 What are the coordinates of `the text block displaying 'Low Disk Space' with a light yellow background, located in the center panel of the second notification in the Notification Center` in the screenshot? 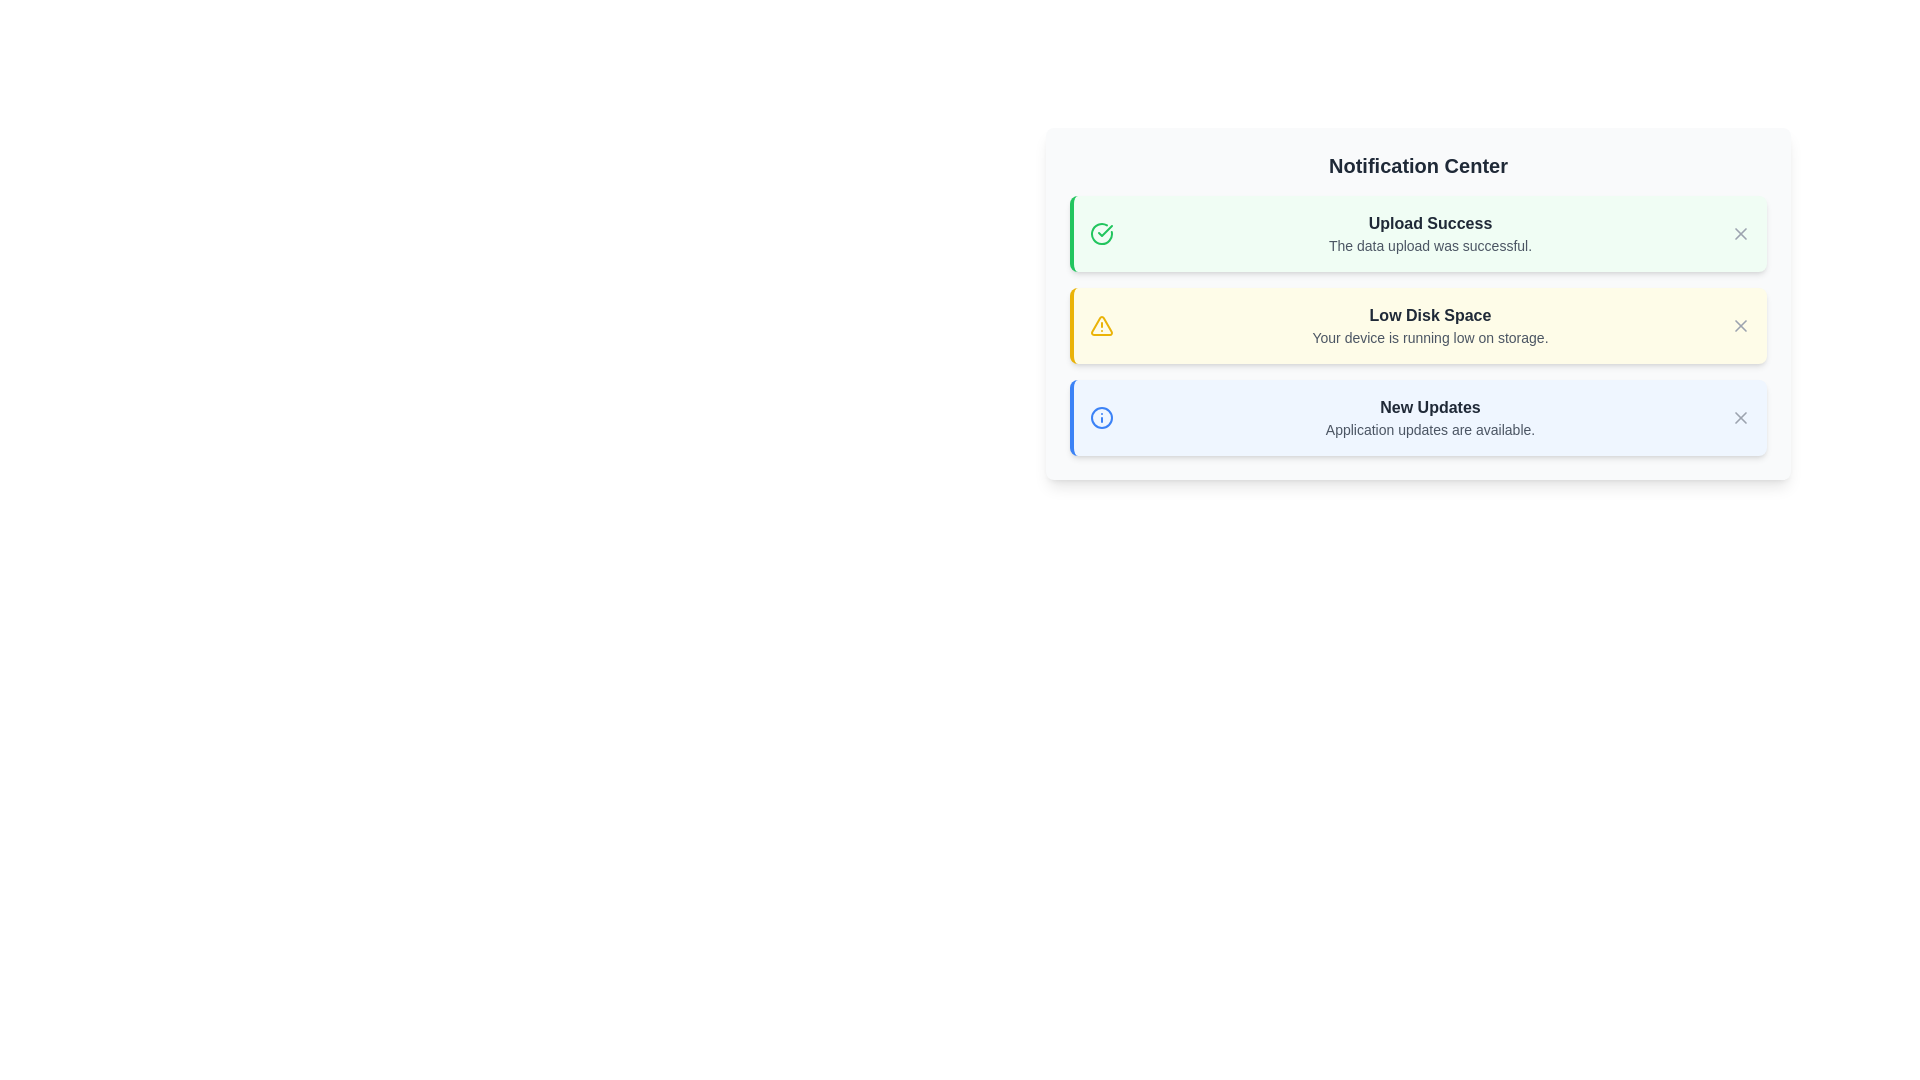 It's located at (1429, 325).